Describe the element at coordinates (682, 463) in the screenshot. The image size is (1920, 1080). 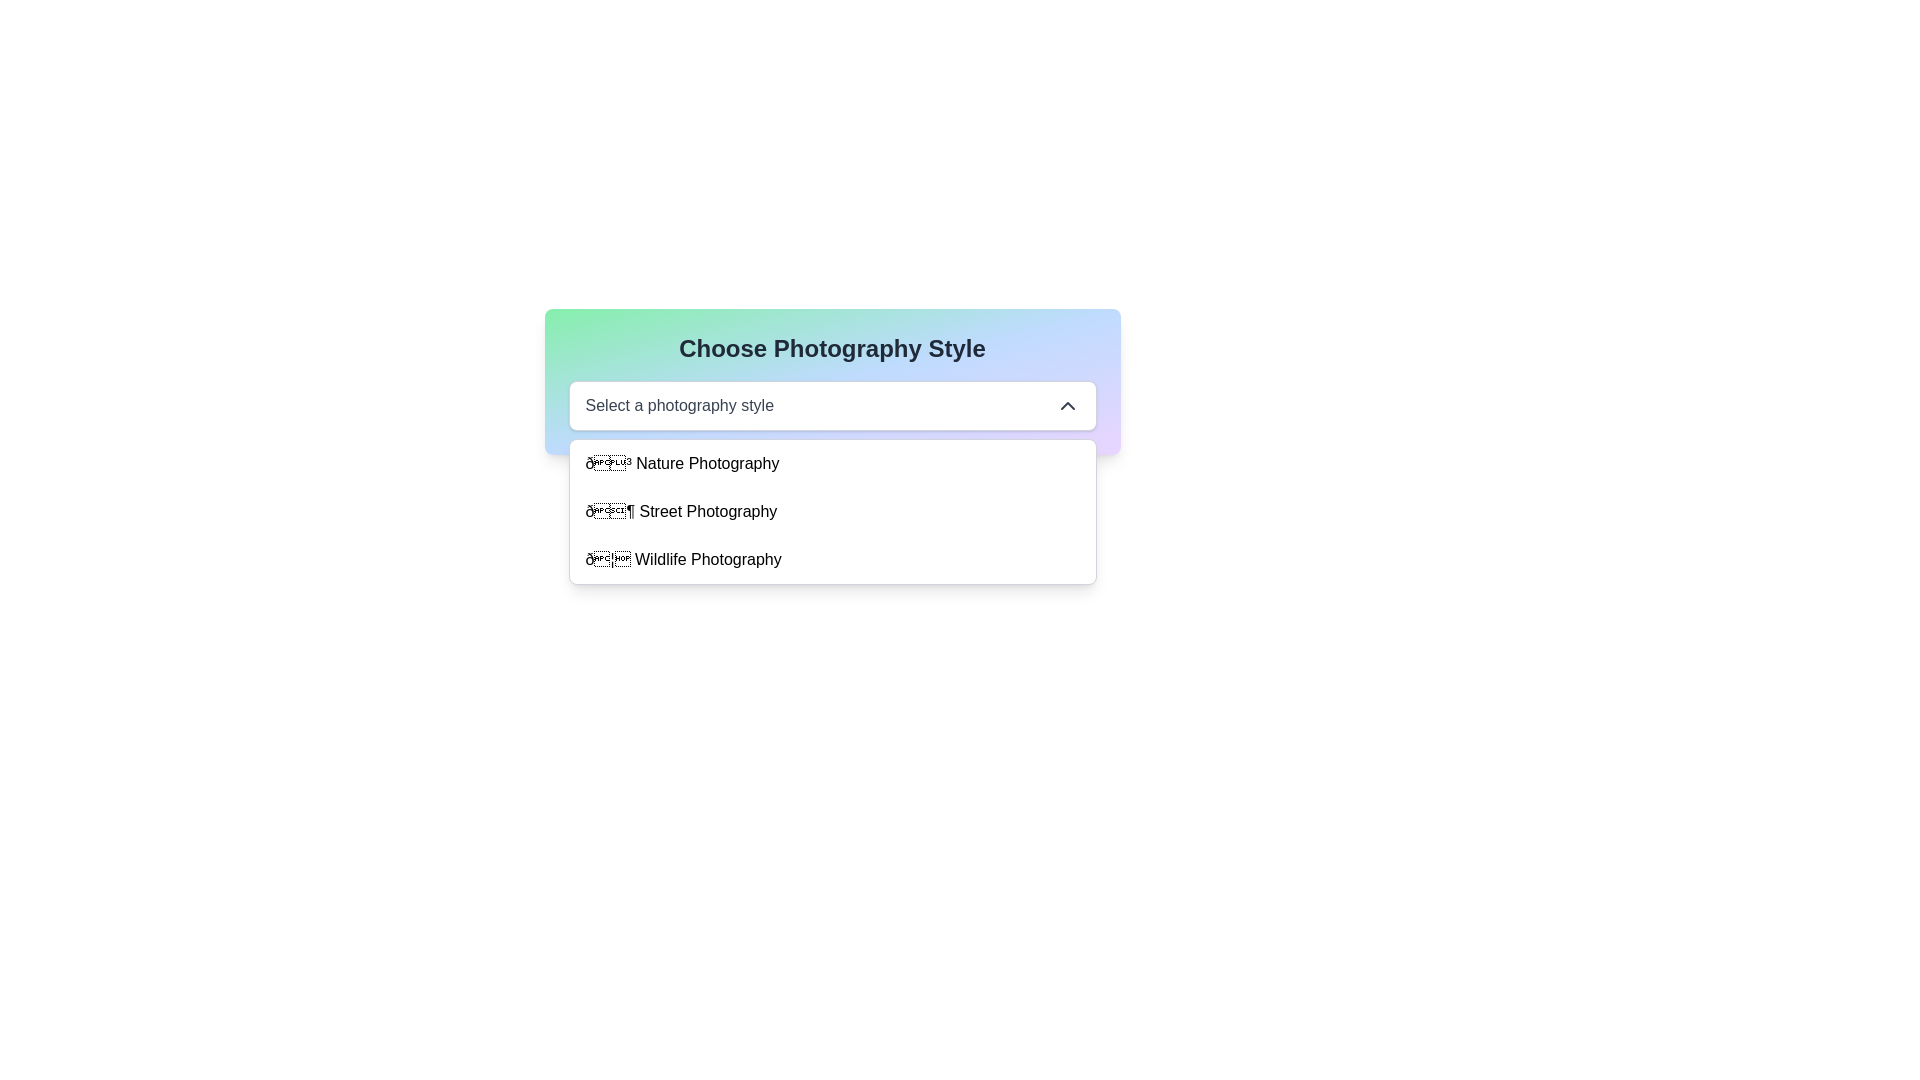
I see `the first option in the 'Choose Photography Style' dropdown menu and select it using keyboard controls` at that location.